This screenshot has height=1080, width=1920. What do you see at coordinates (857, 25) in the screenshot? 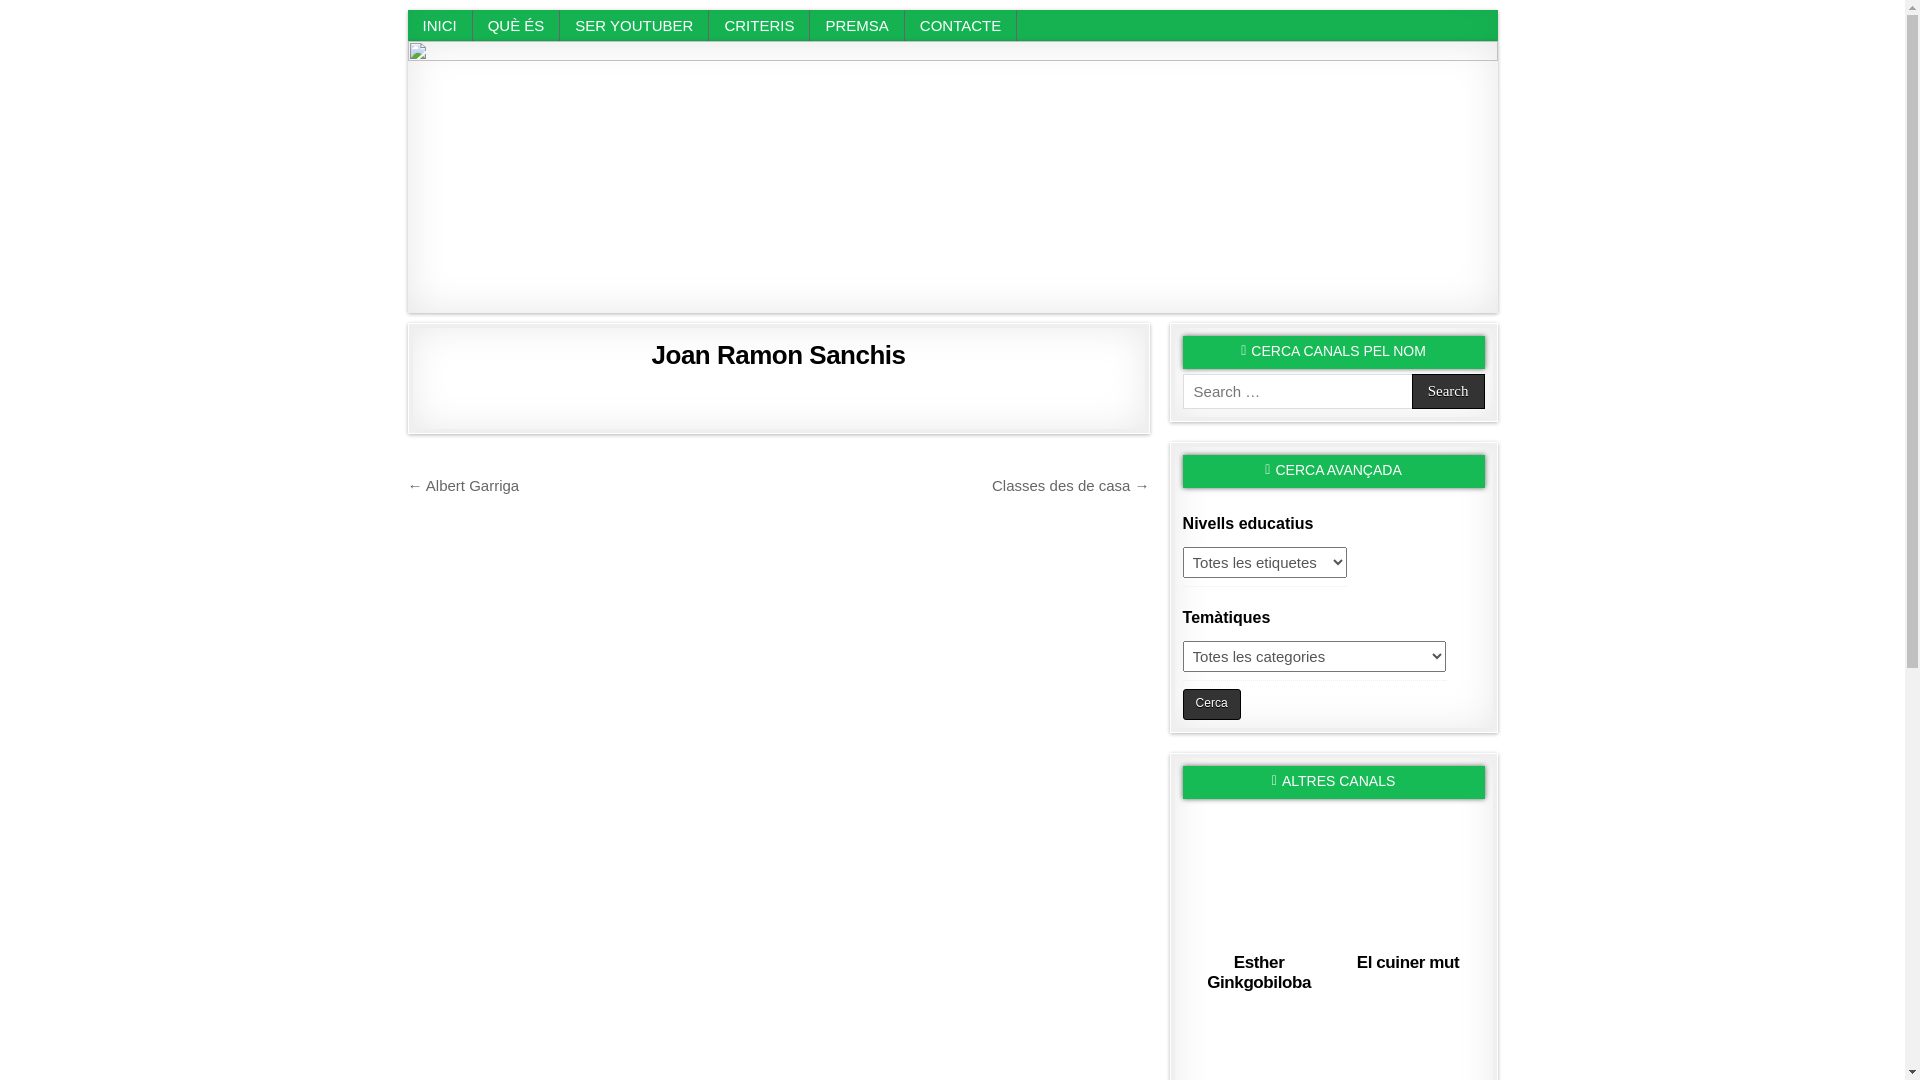
I see `'PREMSA'` at bounding box center [857, 25].